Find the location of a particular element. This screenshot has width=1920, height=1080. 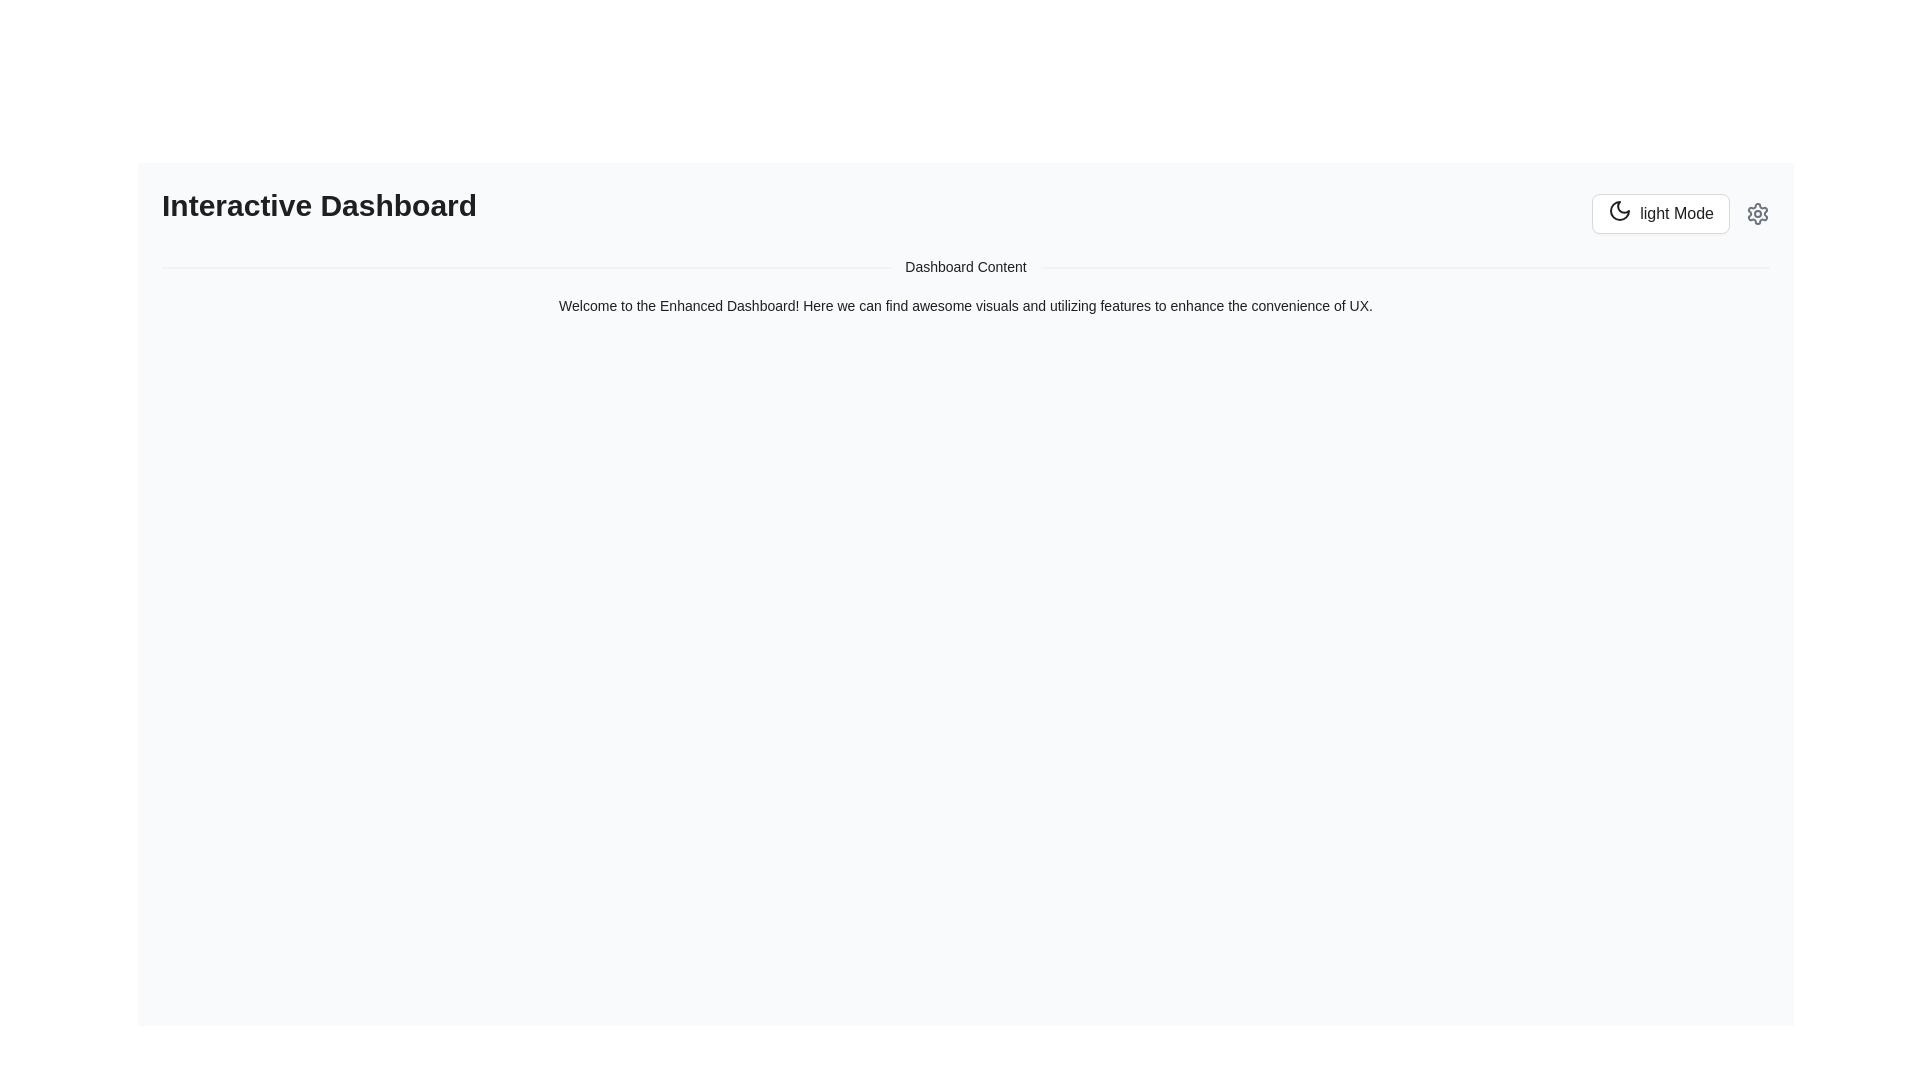

the settings icon located in the top-right corner of the interface, to the right of the 'Light Mode' button is located at coordinates (1756, 213).